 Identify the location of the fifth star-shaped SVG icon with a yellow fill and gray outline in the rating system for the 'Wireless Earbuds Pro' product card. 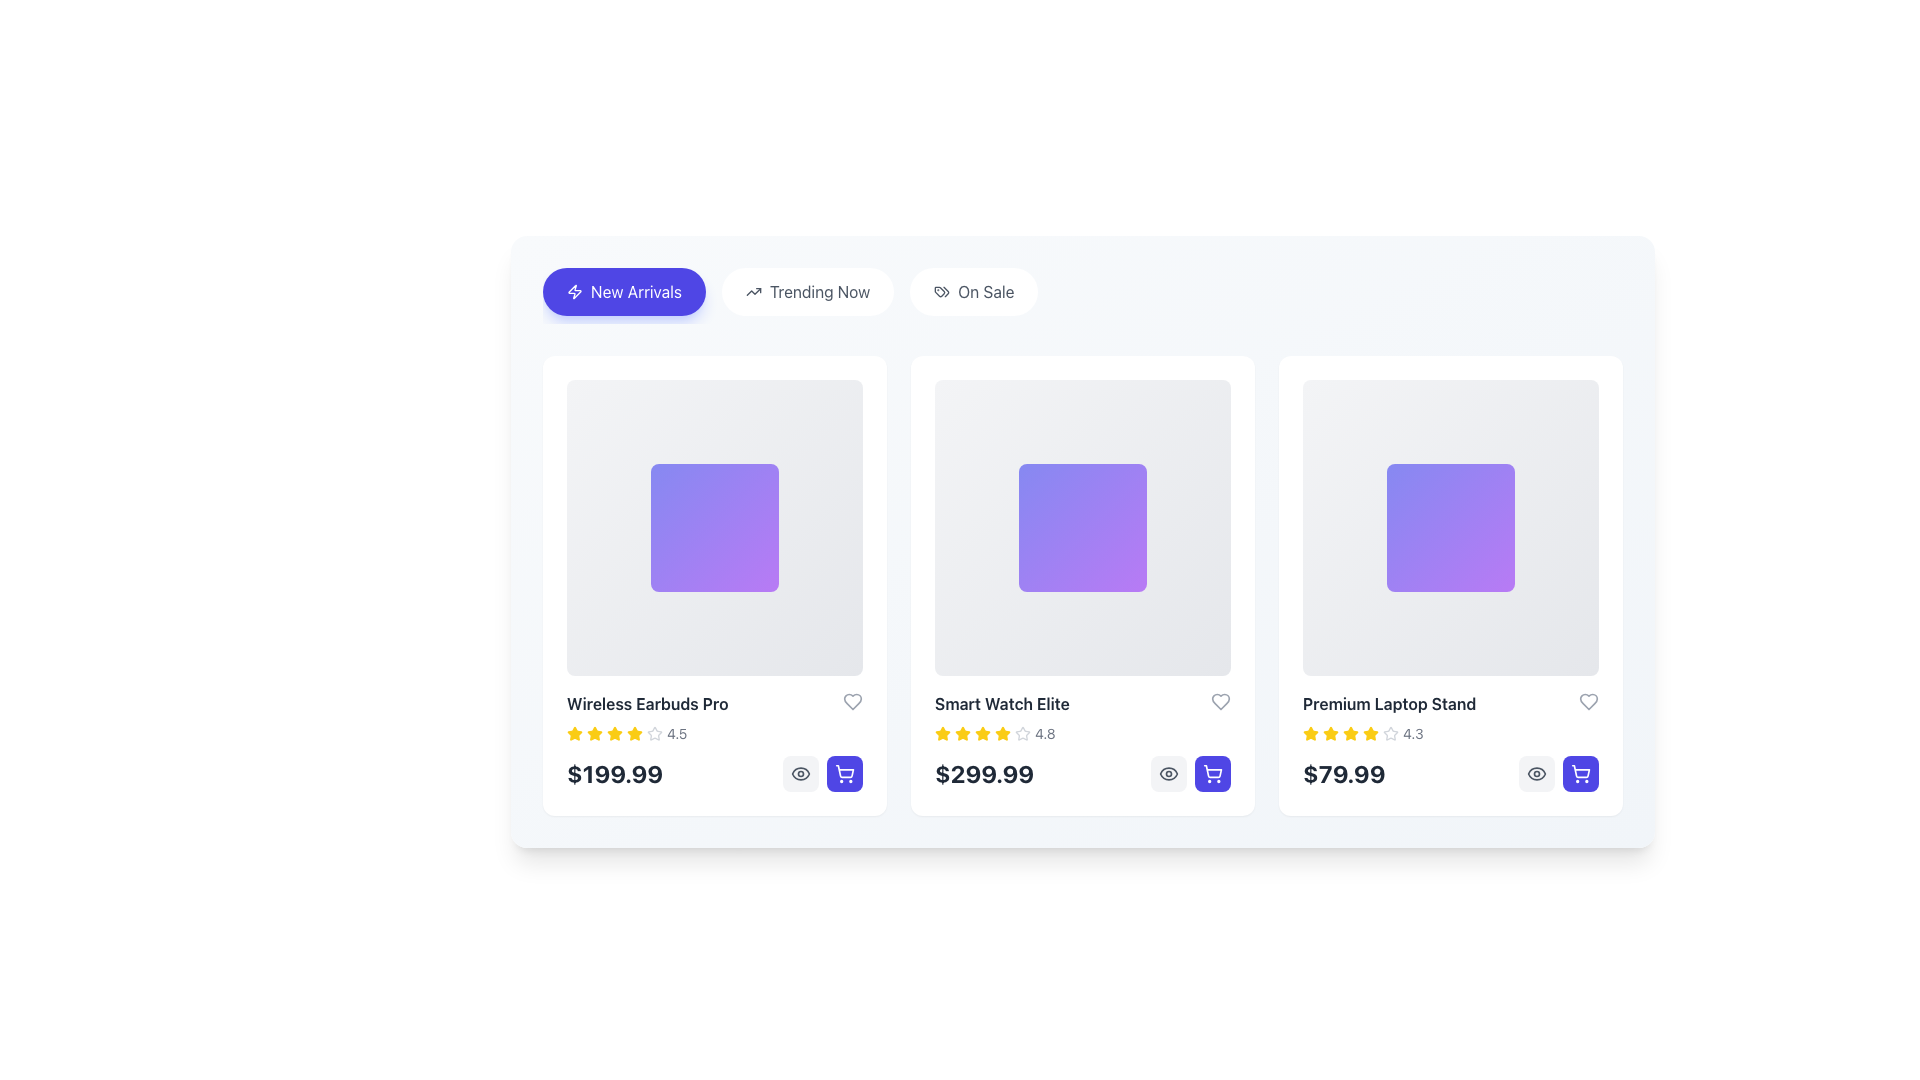
(613, 733).